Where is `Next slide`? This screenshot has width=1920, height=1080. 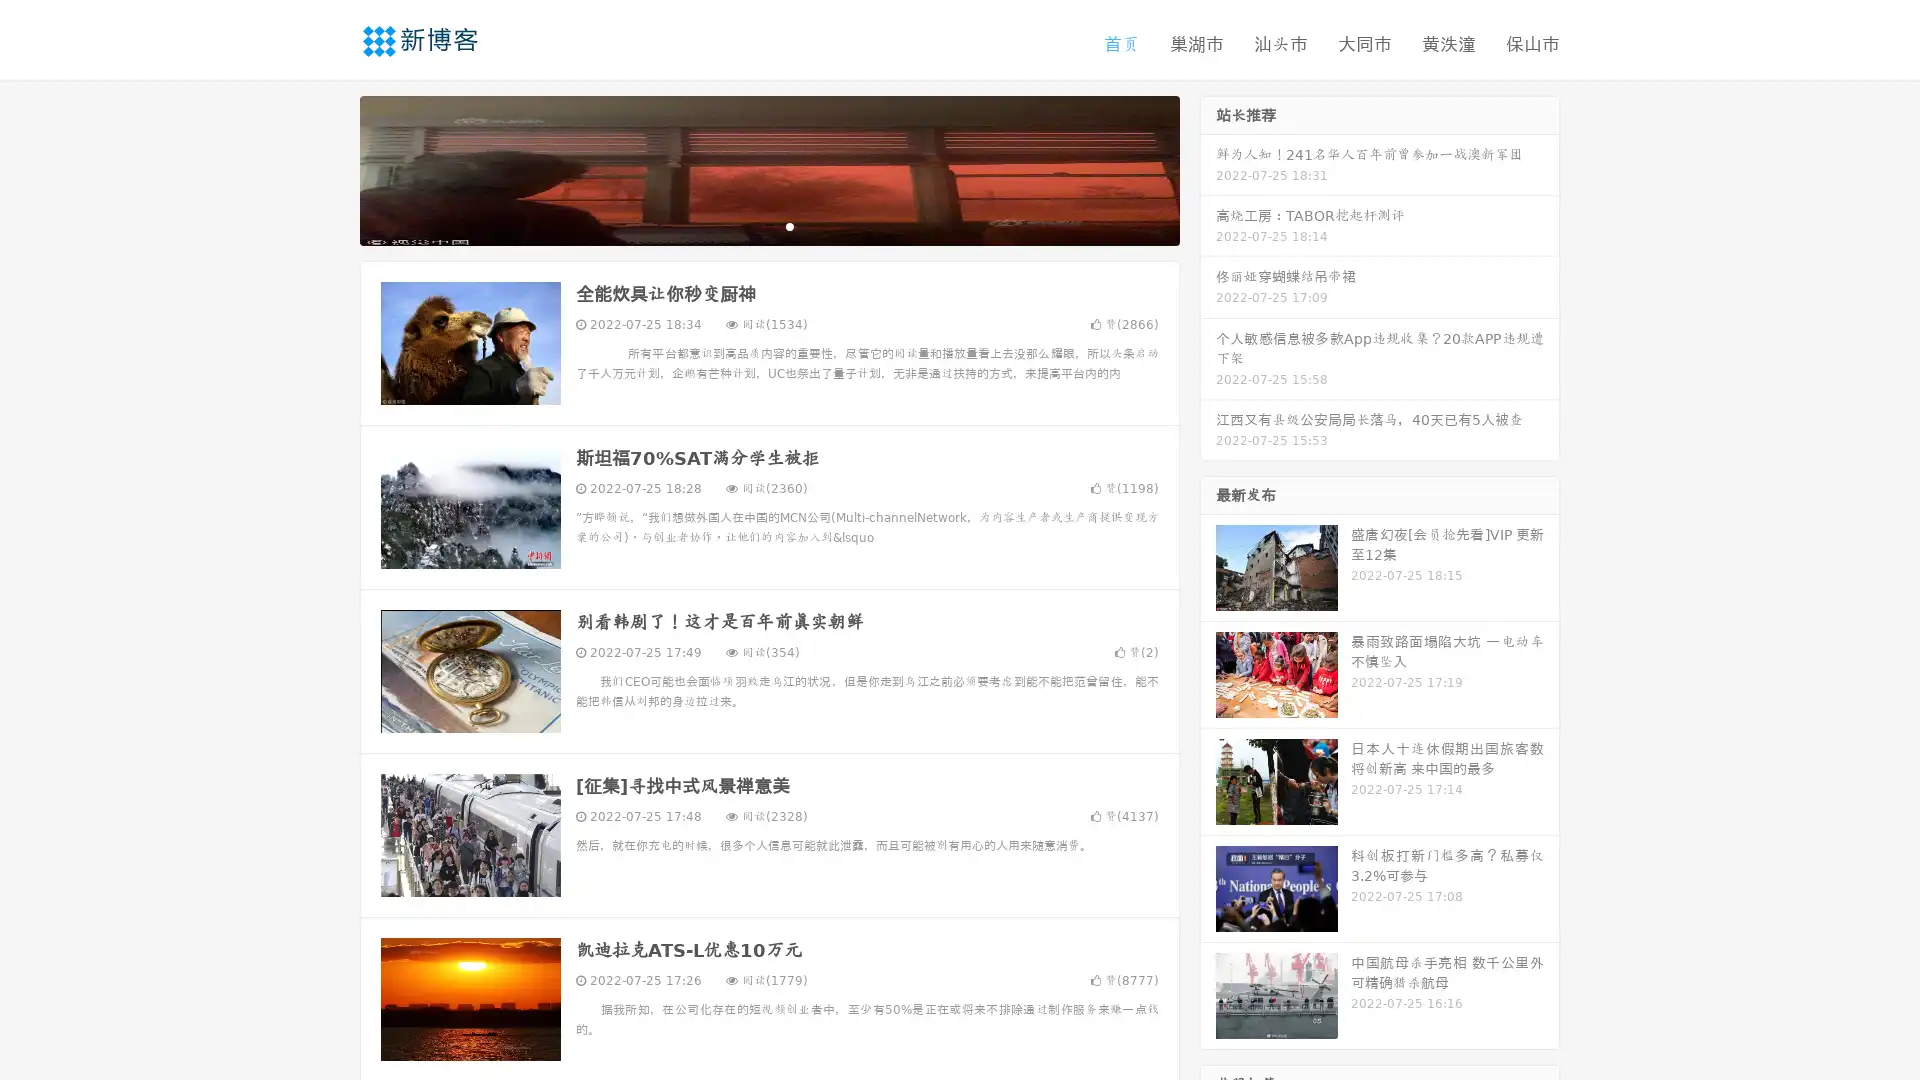 Next slide is located at coordinates (1208, 168).